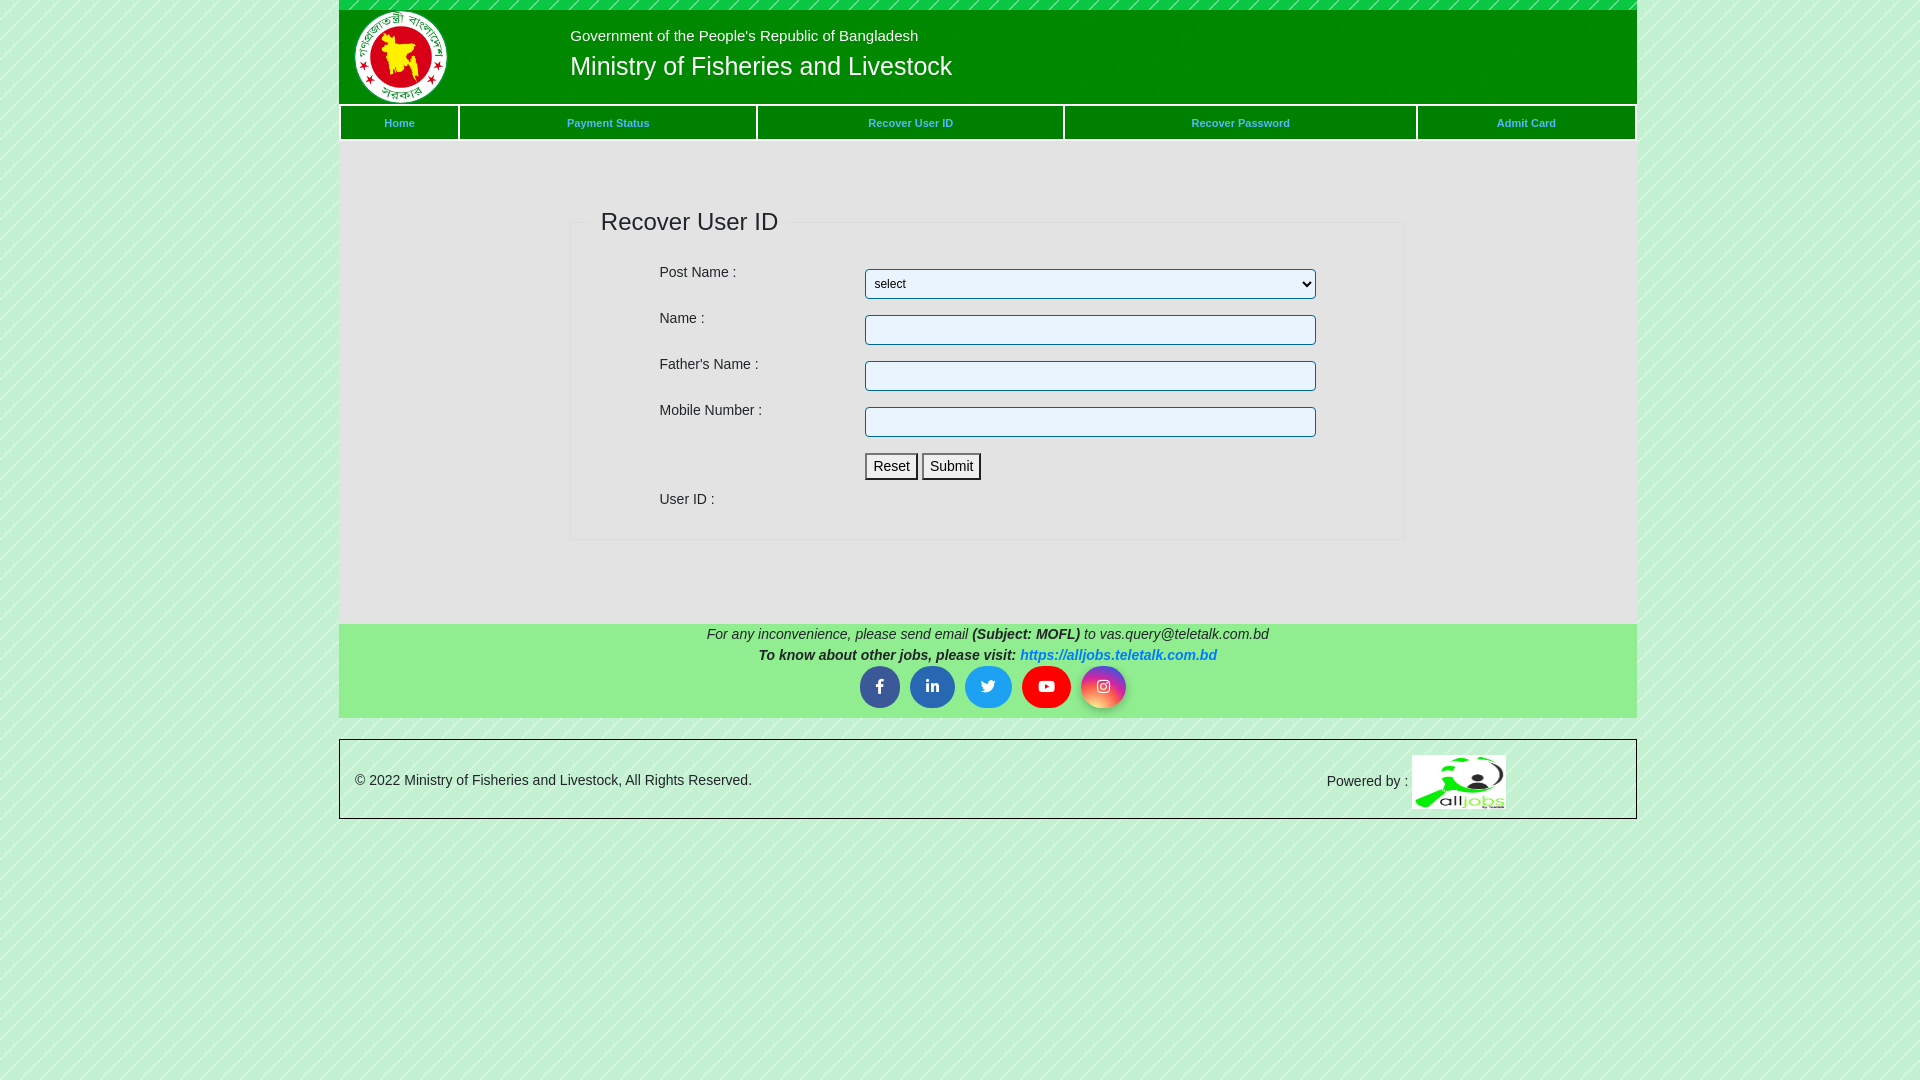 The image size is (1920, 1080). I want to click on 'Submit', so click(950, 466).